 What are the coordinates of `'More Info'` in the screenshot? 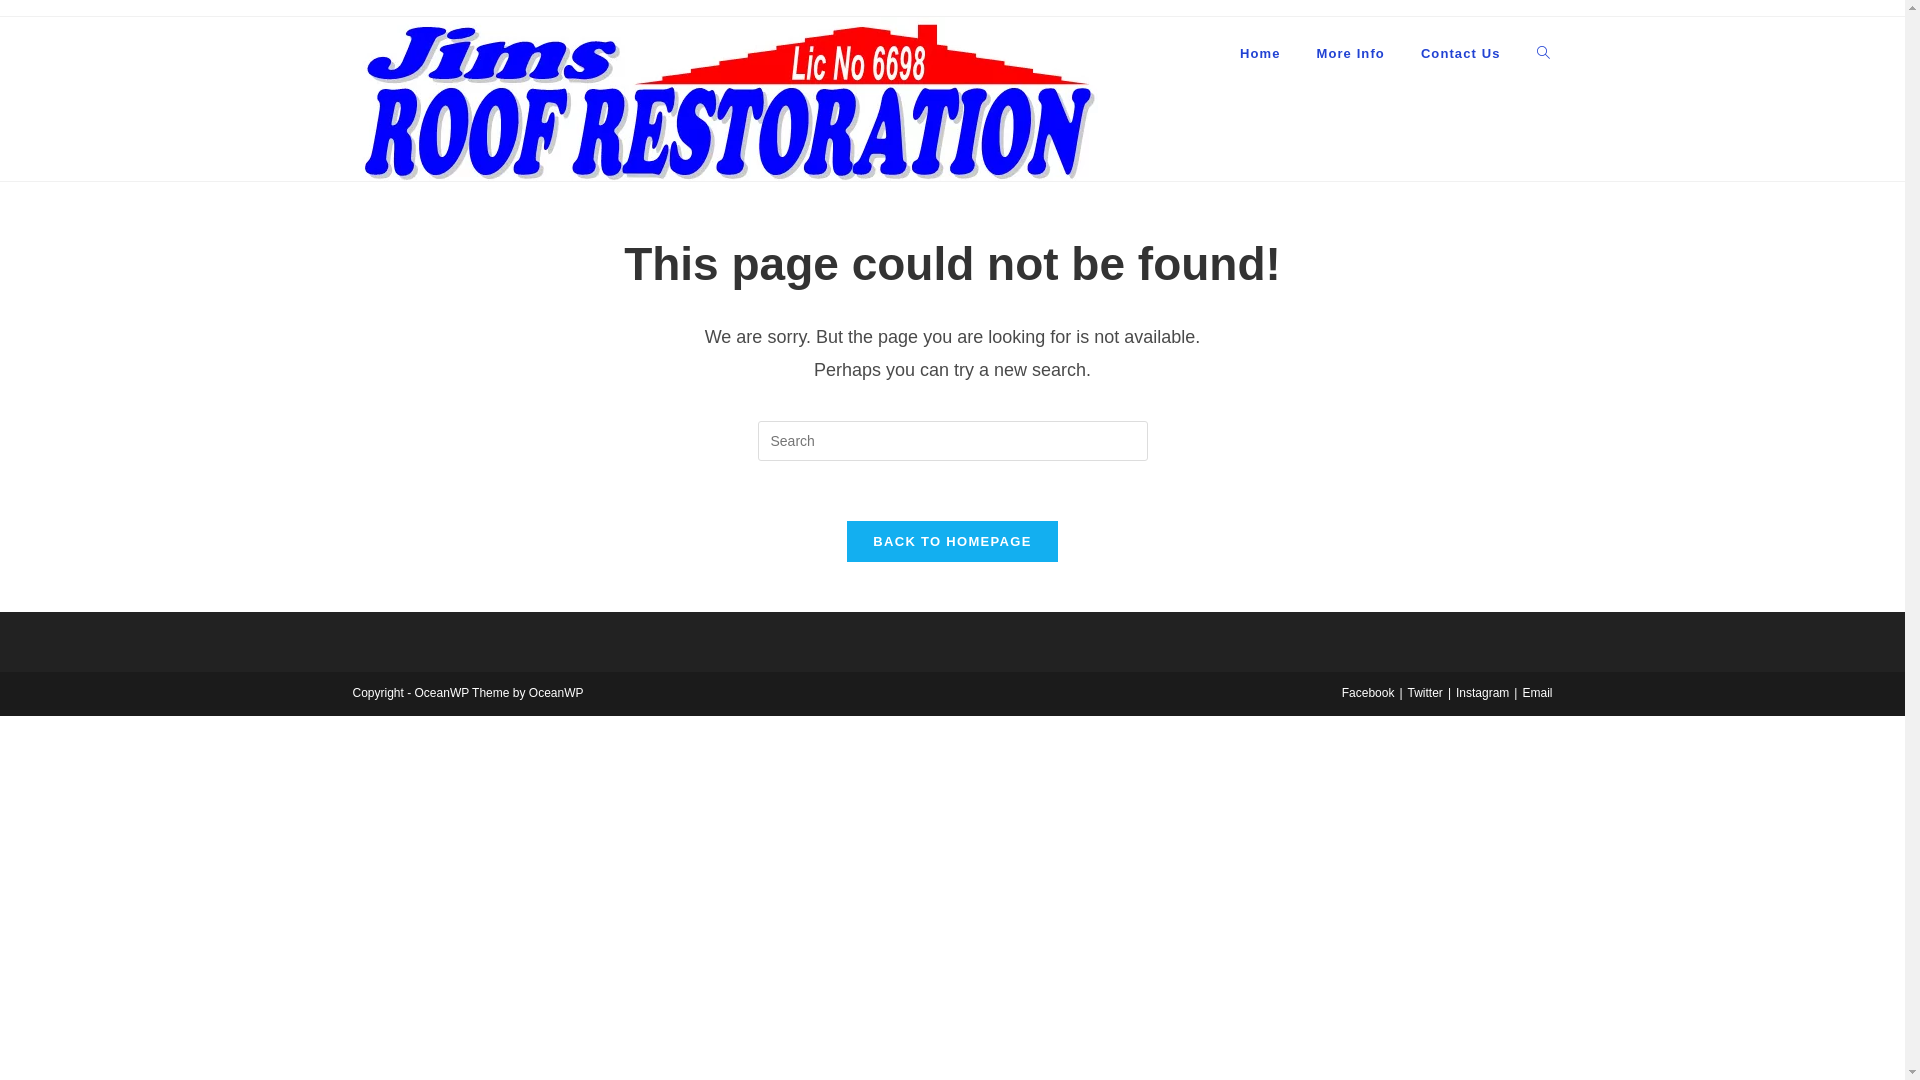 It's located at (1297, 53).